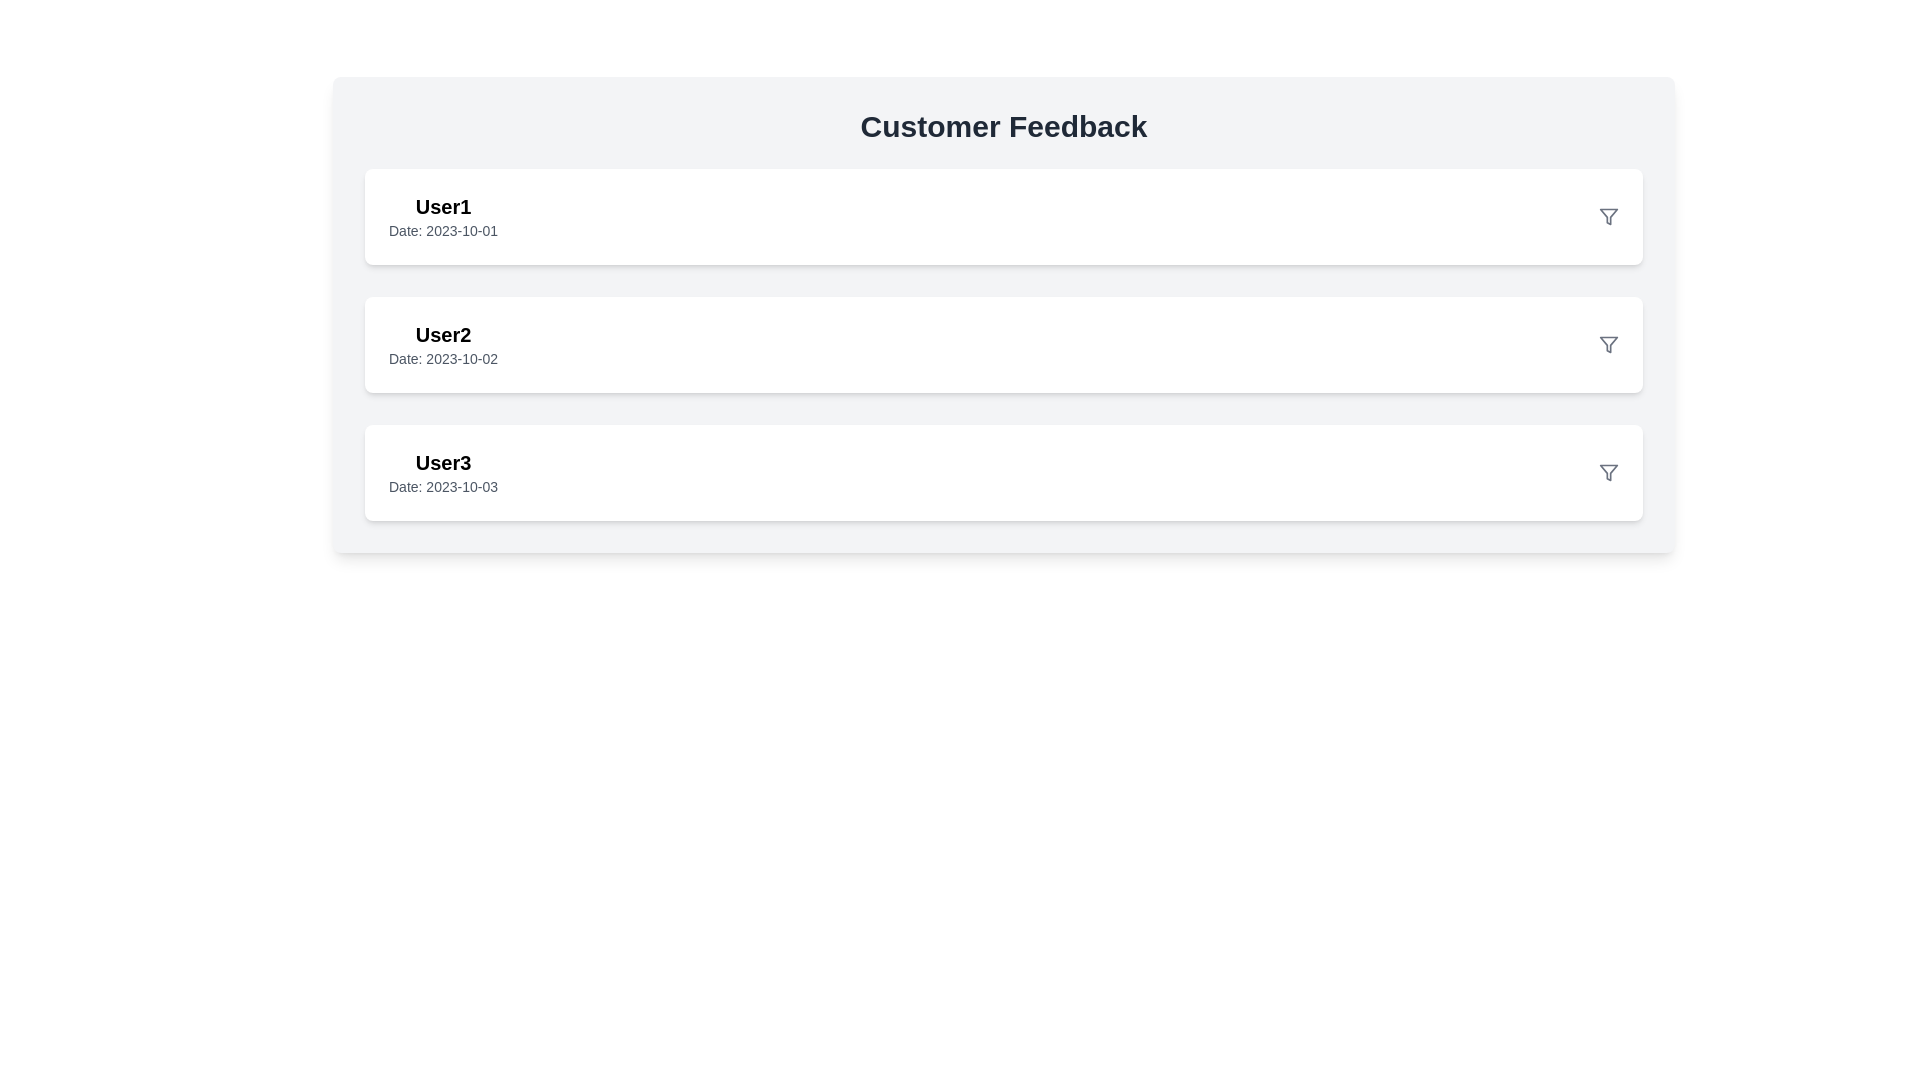 The height and width of the screenshot is (1080, 1920). Describe the element at coordinates (442, 230) in the screenshot. I see `the text label displaying 'Date: 2023-10-01', which is styled in a smaller font size and lighter gray color, located below 'User1' within the user item card` at that location.